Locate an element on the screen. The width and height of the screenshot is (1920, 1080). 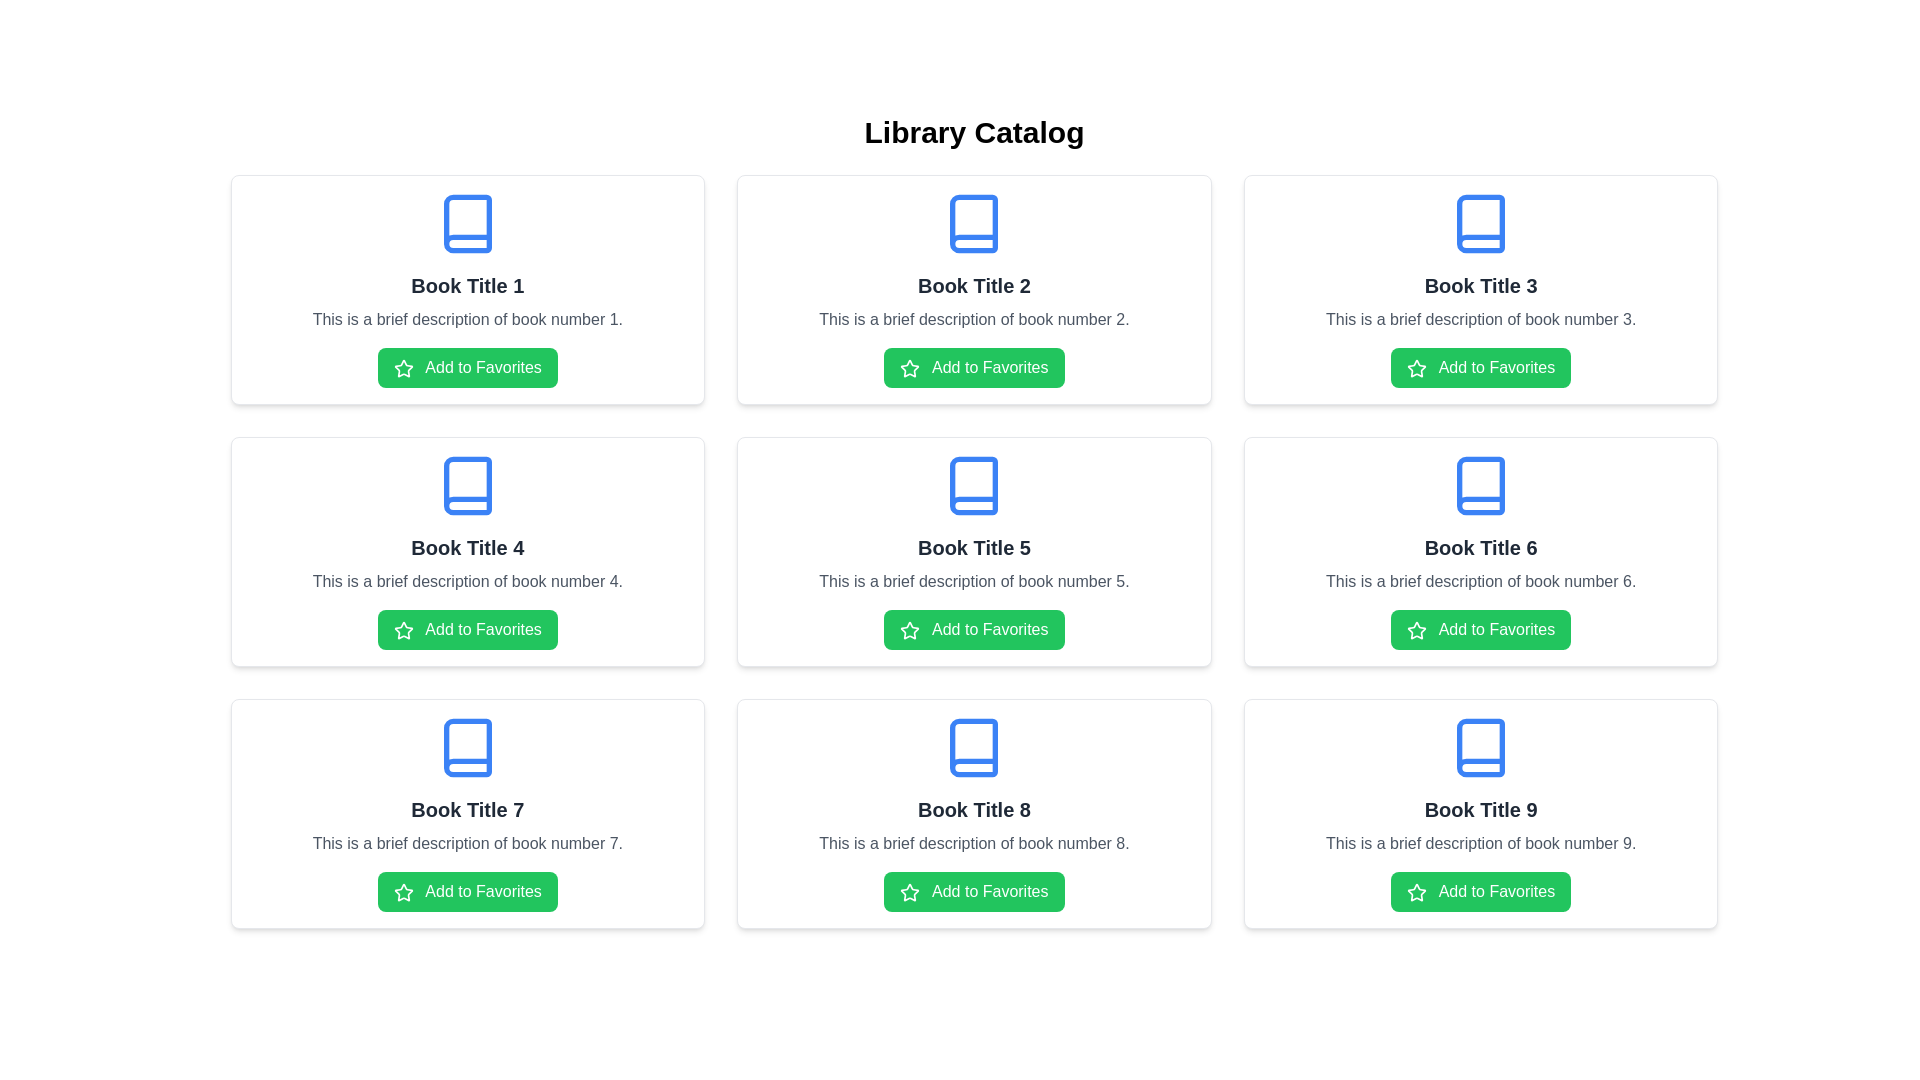
the star icon within the 'Add to Favorites' button for 'Book Title 8', located in the third row, middle column of the grid layout is located at coordinates (909, 891).